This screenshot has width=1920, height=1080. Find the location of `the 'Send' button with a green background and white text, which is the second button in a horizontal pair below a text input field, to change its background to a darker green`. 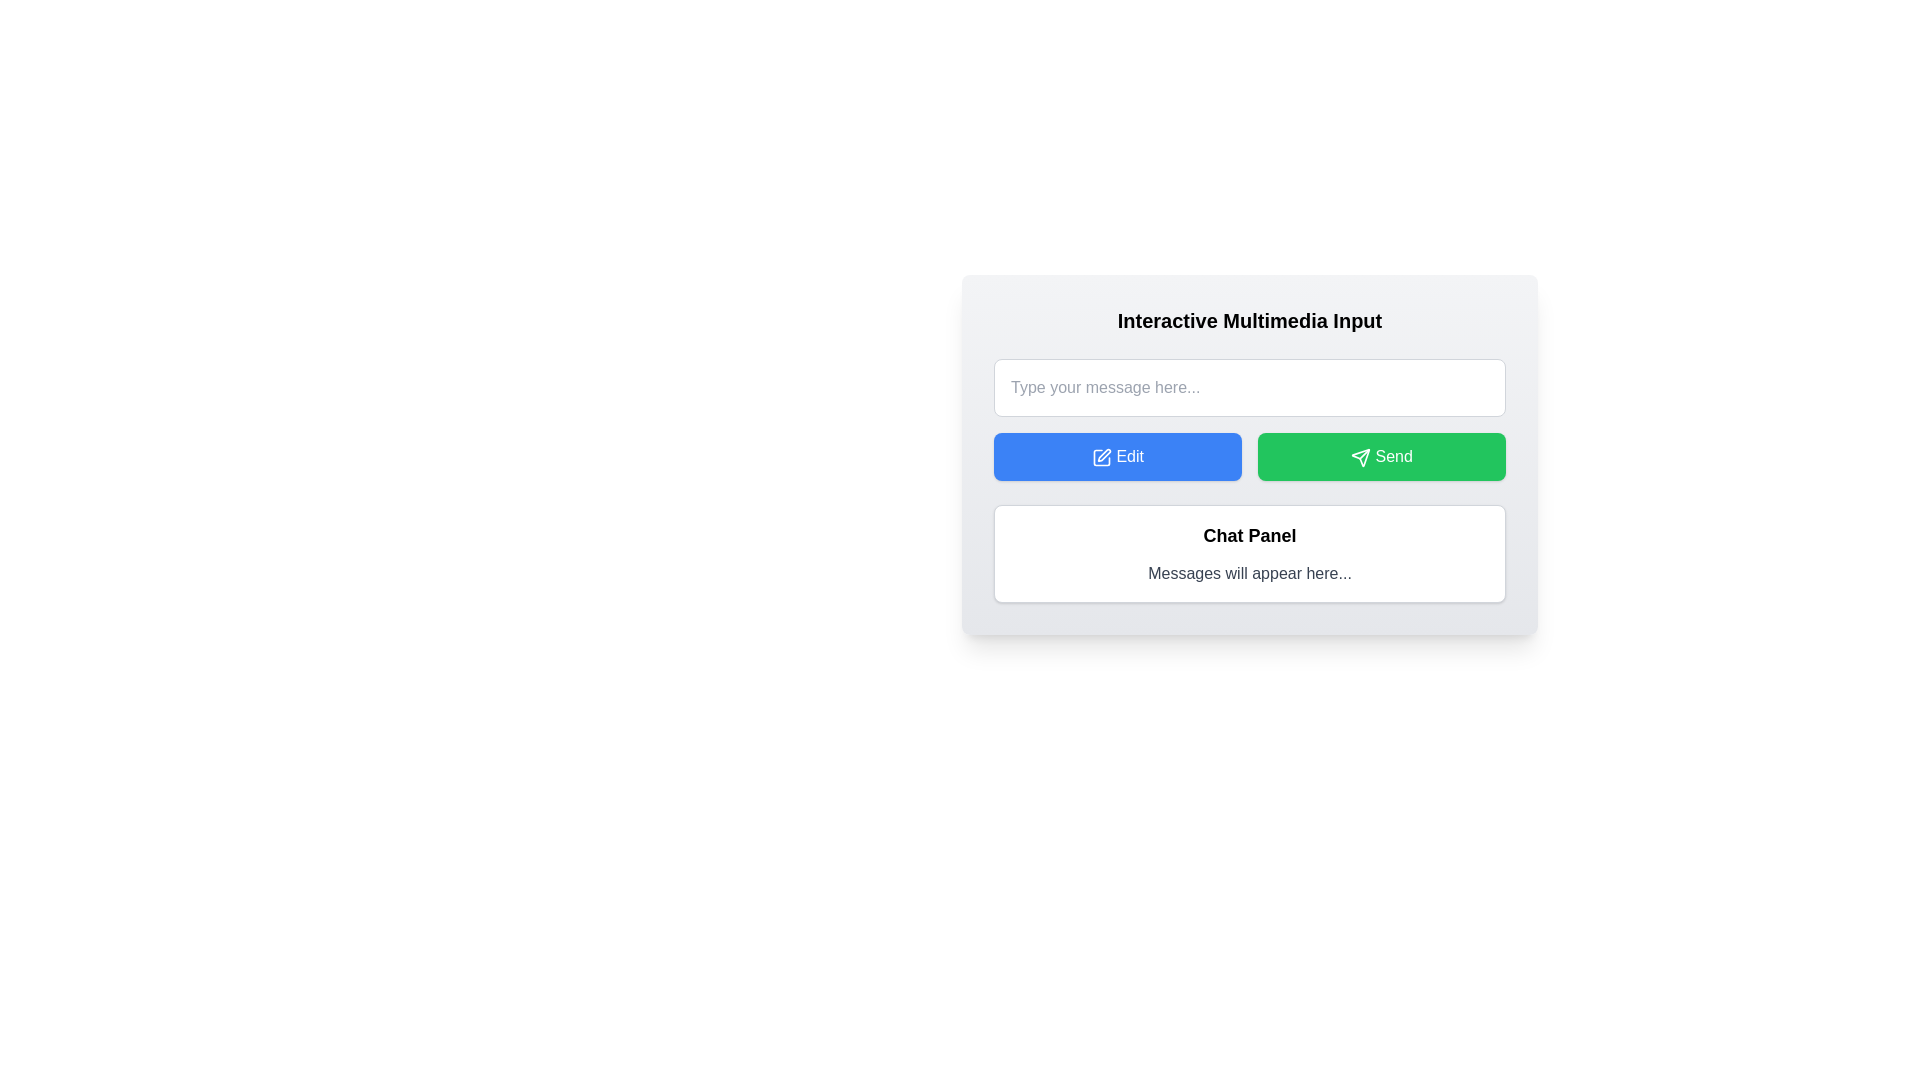

the 'Send' button with a green background and white text, which is the second button in a horizontal pair below a text input field, to change its background to a darker green is located at coordinates (1381, 456).